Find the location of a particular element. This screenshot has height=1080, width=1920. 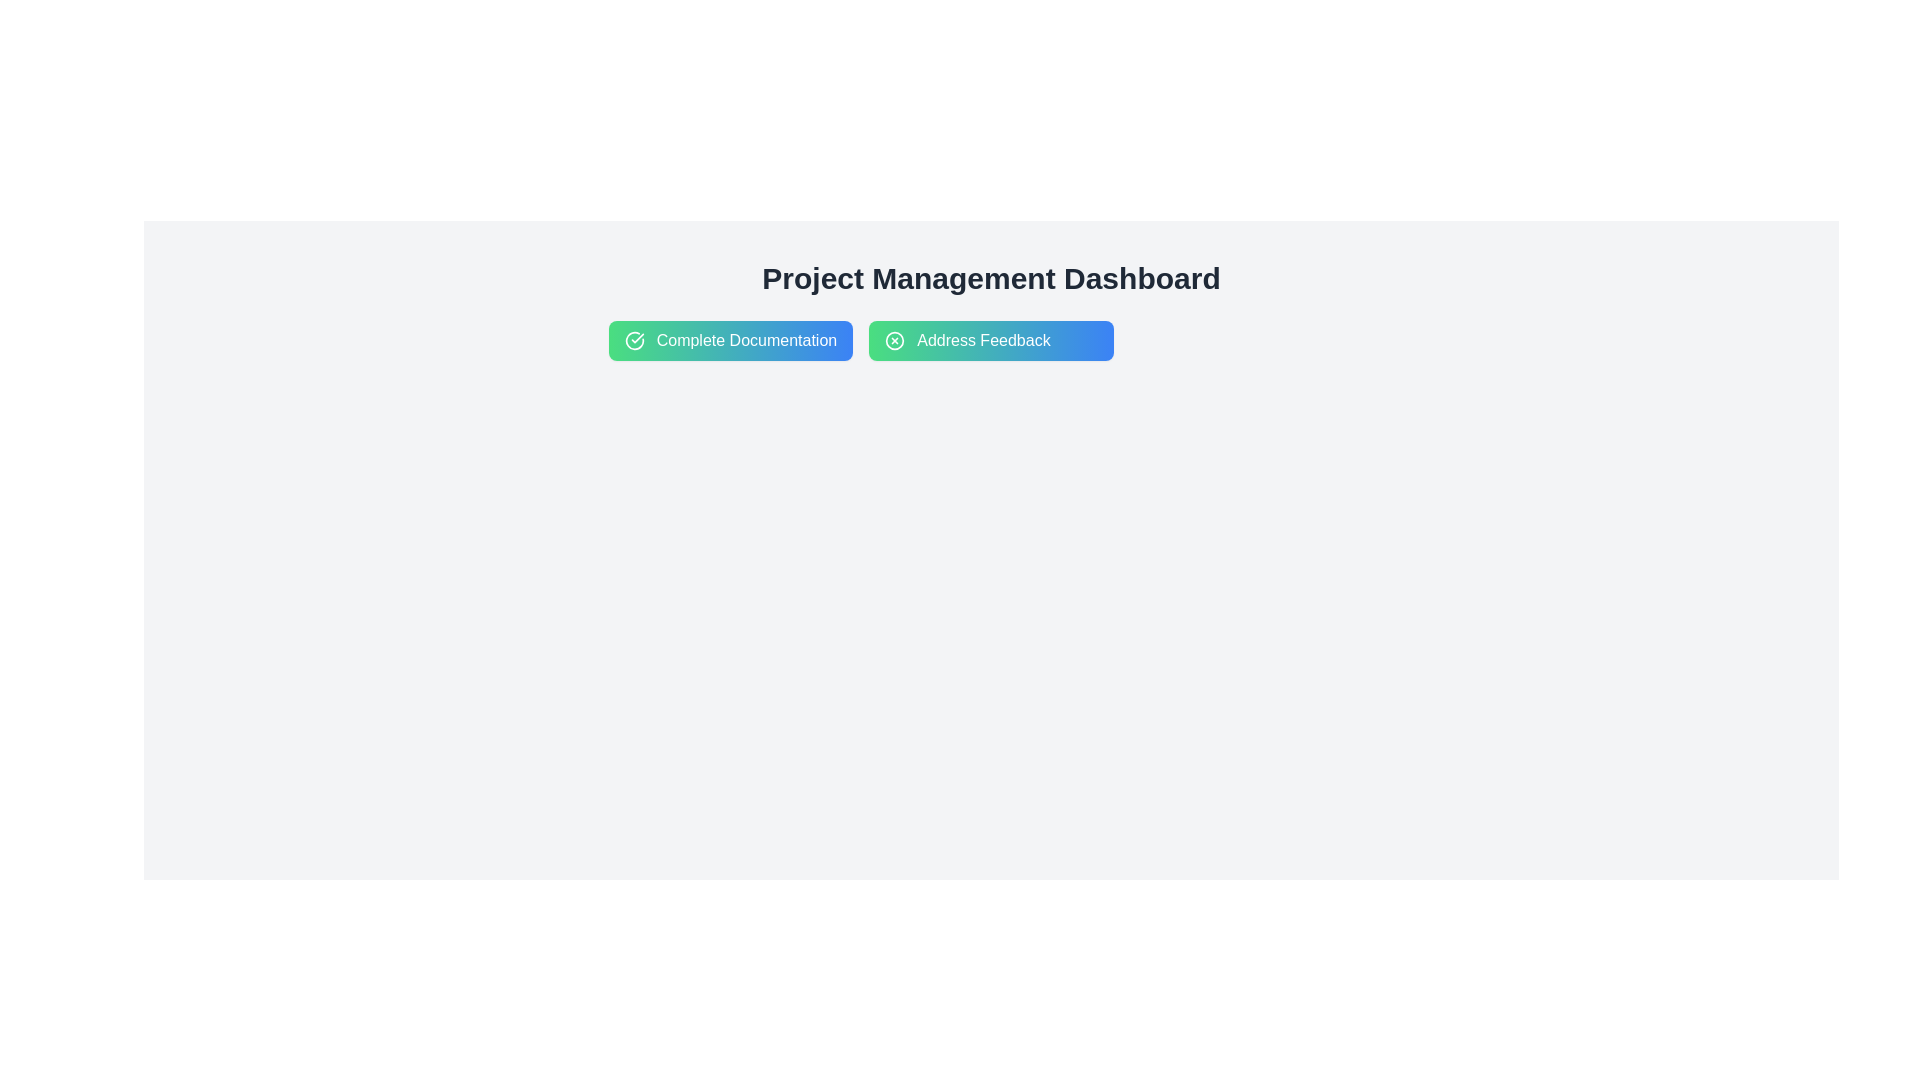

the second task chip labeled 'Address Feedback' is located at coordinates (991, 339).